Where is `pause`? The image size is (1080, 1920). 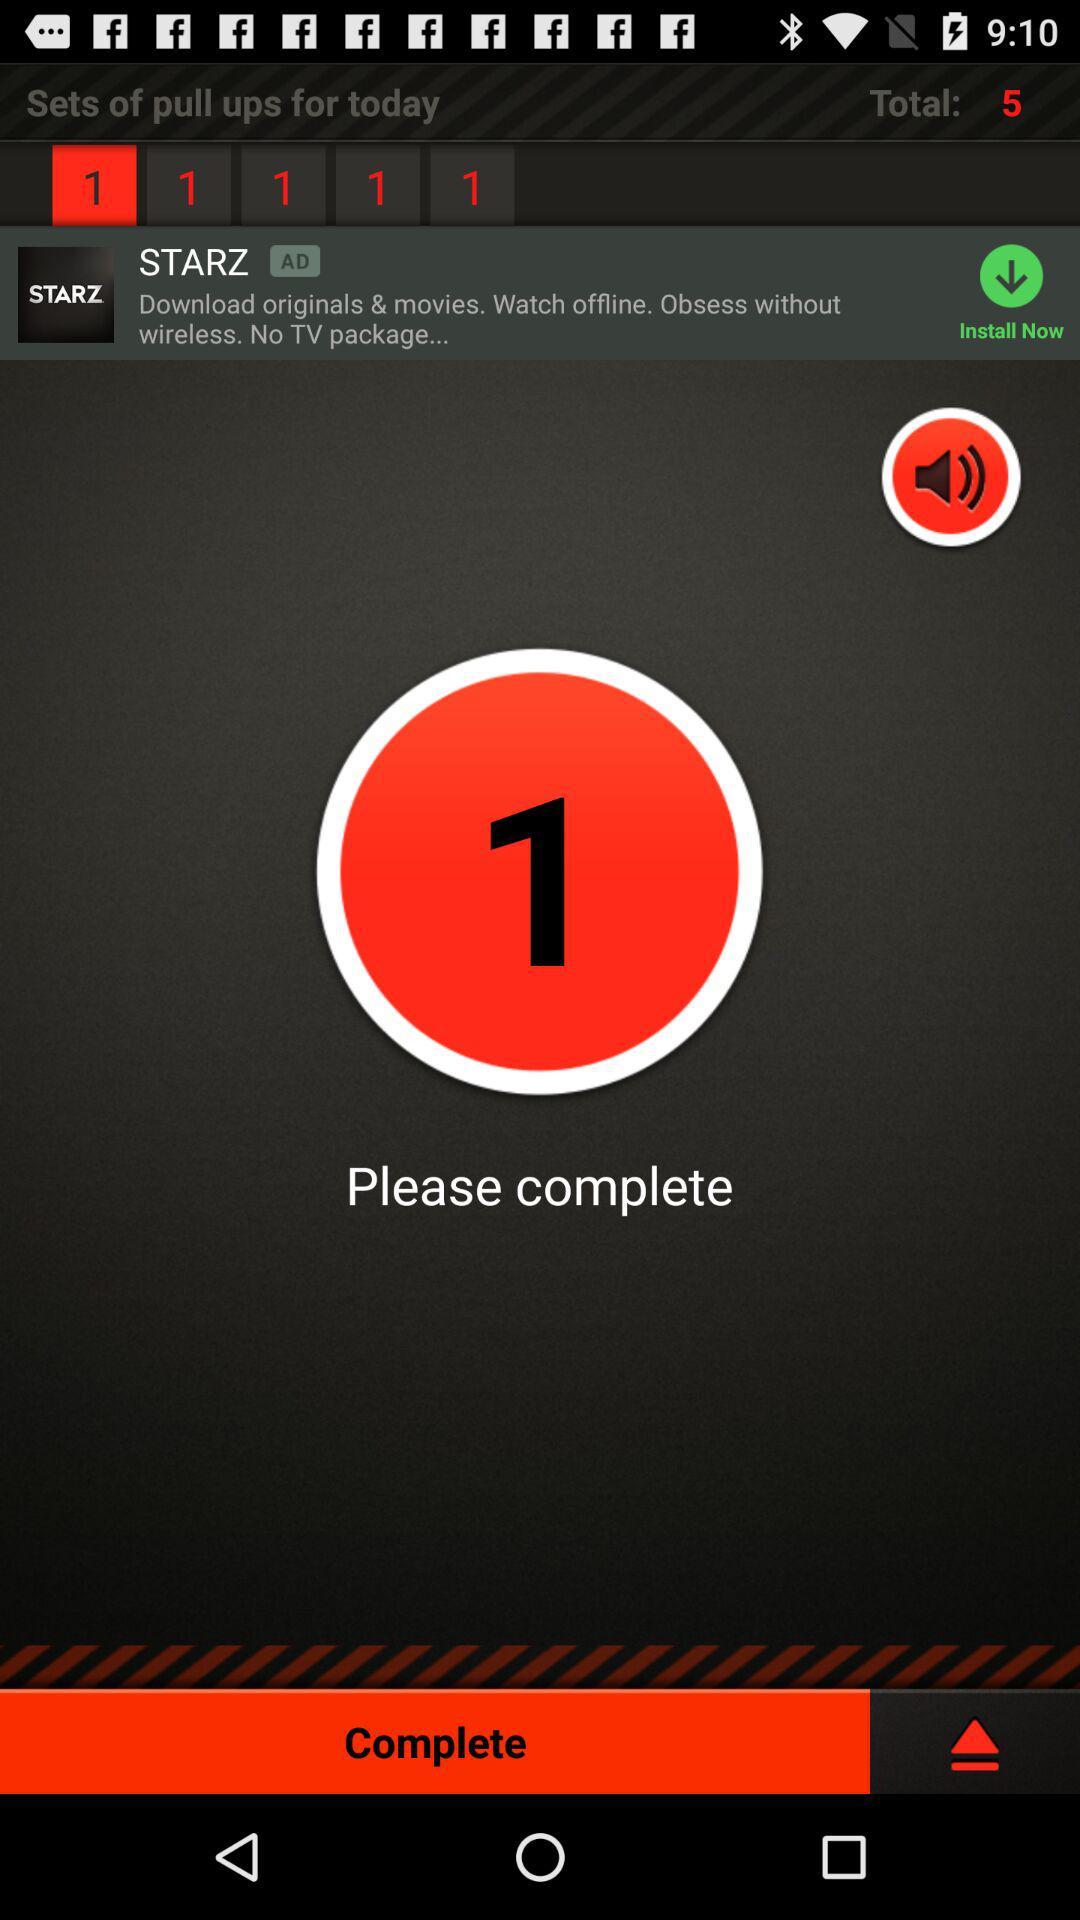 pause is located at coordinates (974, 1732).